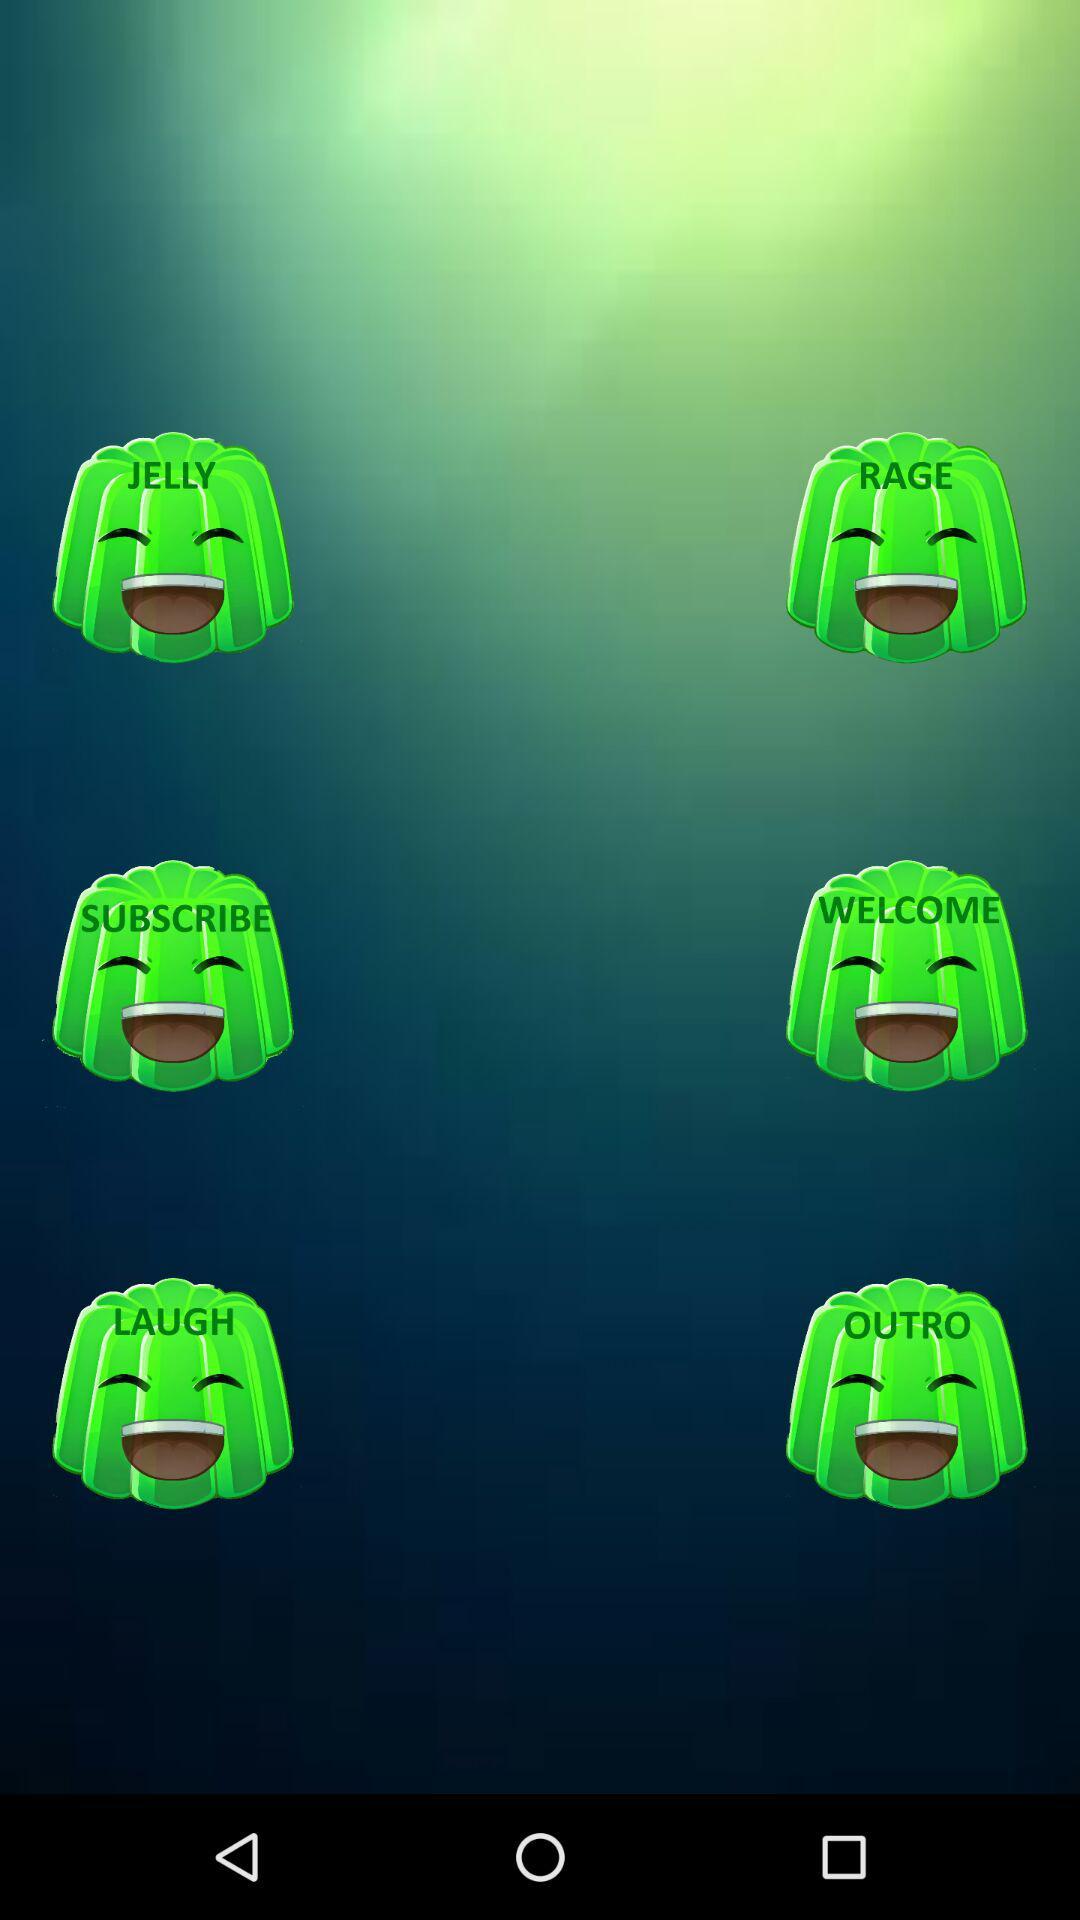 This screenshot has width=1080, height=1920. I want to click on open emoji, so click(906, 1394).